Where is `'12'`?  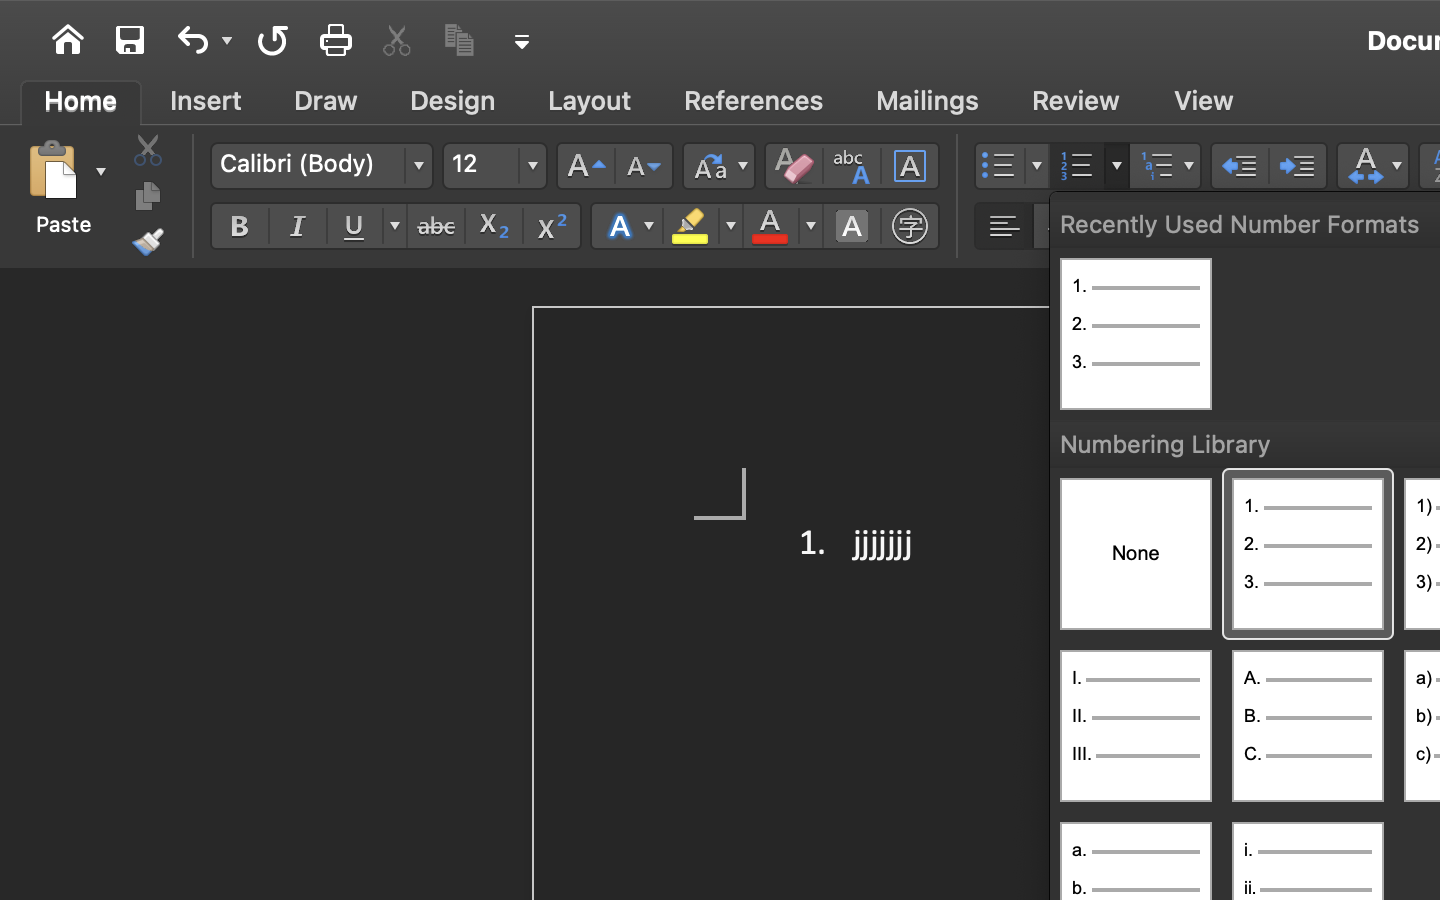
'12' is located at coordinates (494, 165).